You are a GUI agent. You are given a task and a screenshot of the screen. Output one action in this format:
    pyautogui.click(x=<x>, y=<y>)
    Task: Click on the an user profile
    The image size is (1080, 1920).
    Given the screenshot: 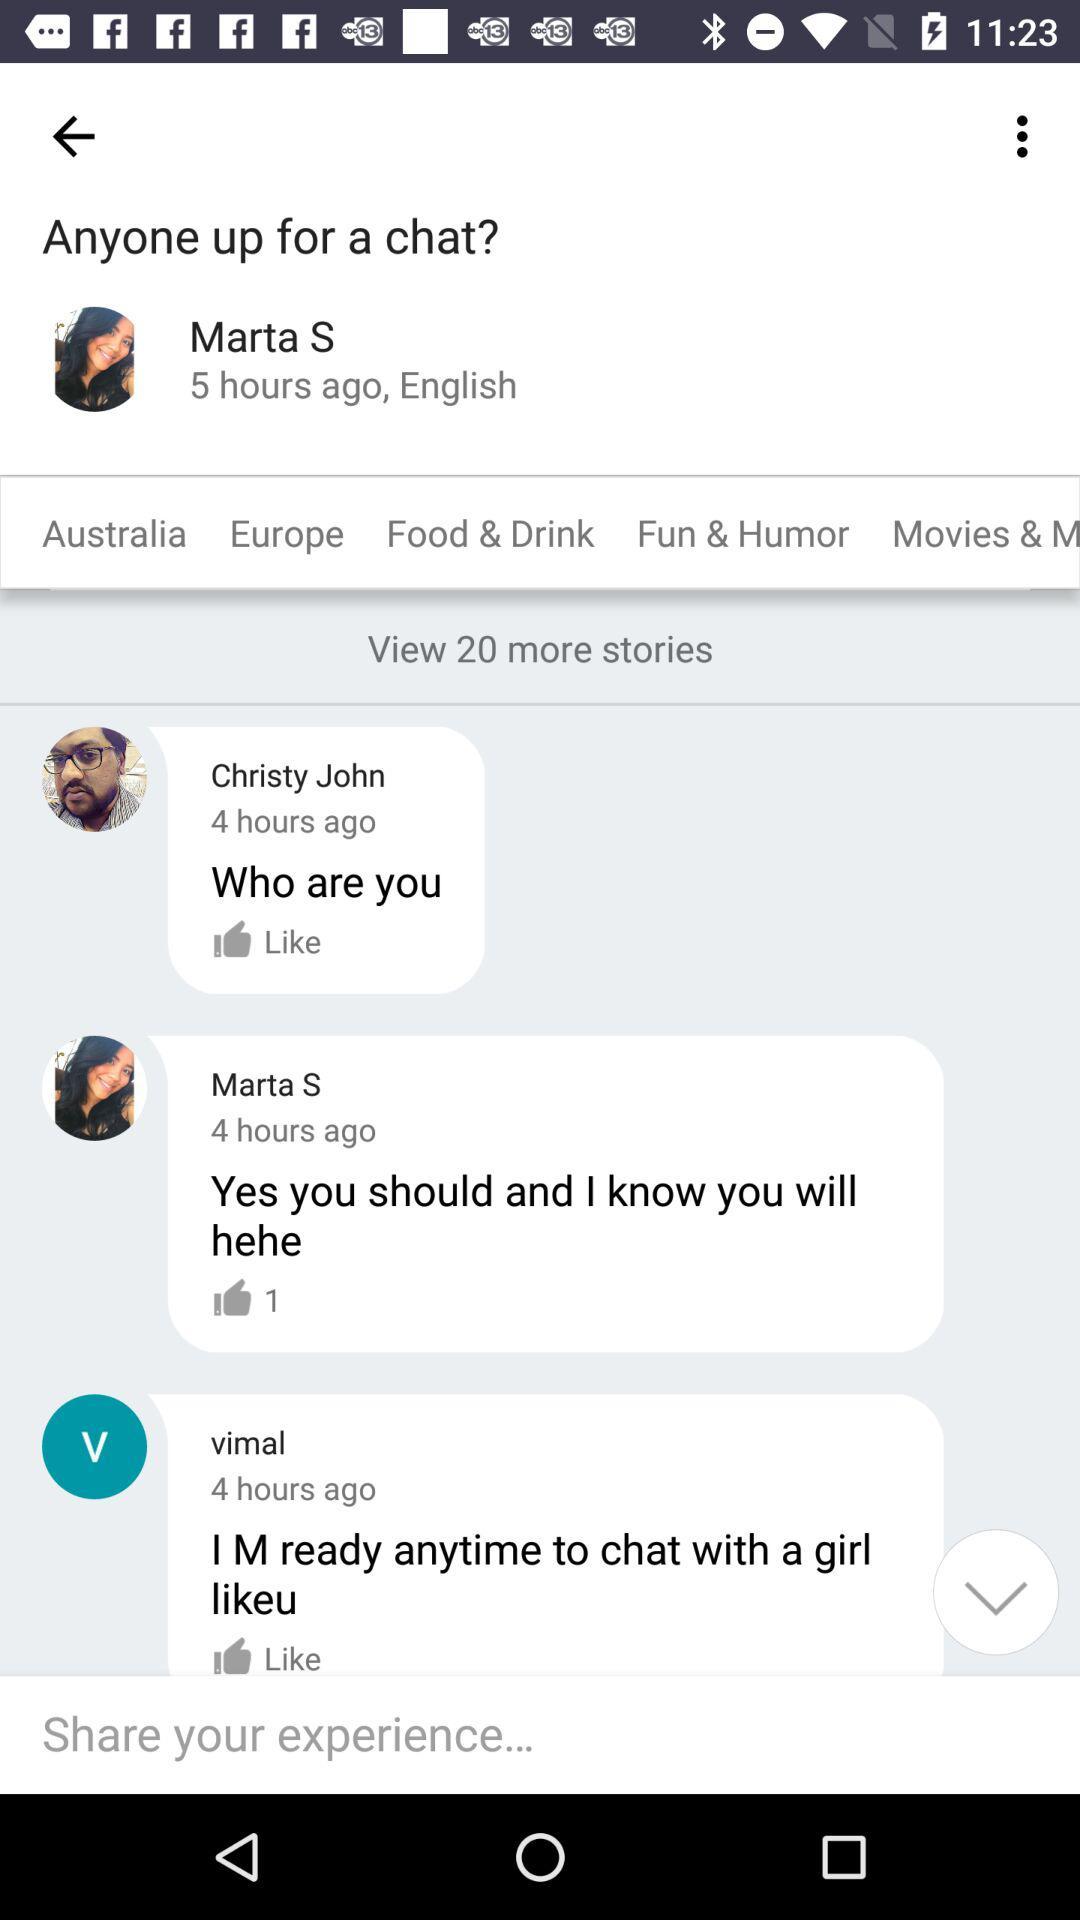 What is the action you would take?
    pyautogui.click(x=94, y=778)
    